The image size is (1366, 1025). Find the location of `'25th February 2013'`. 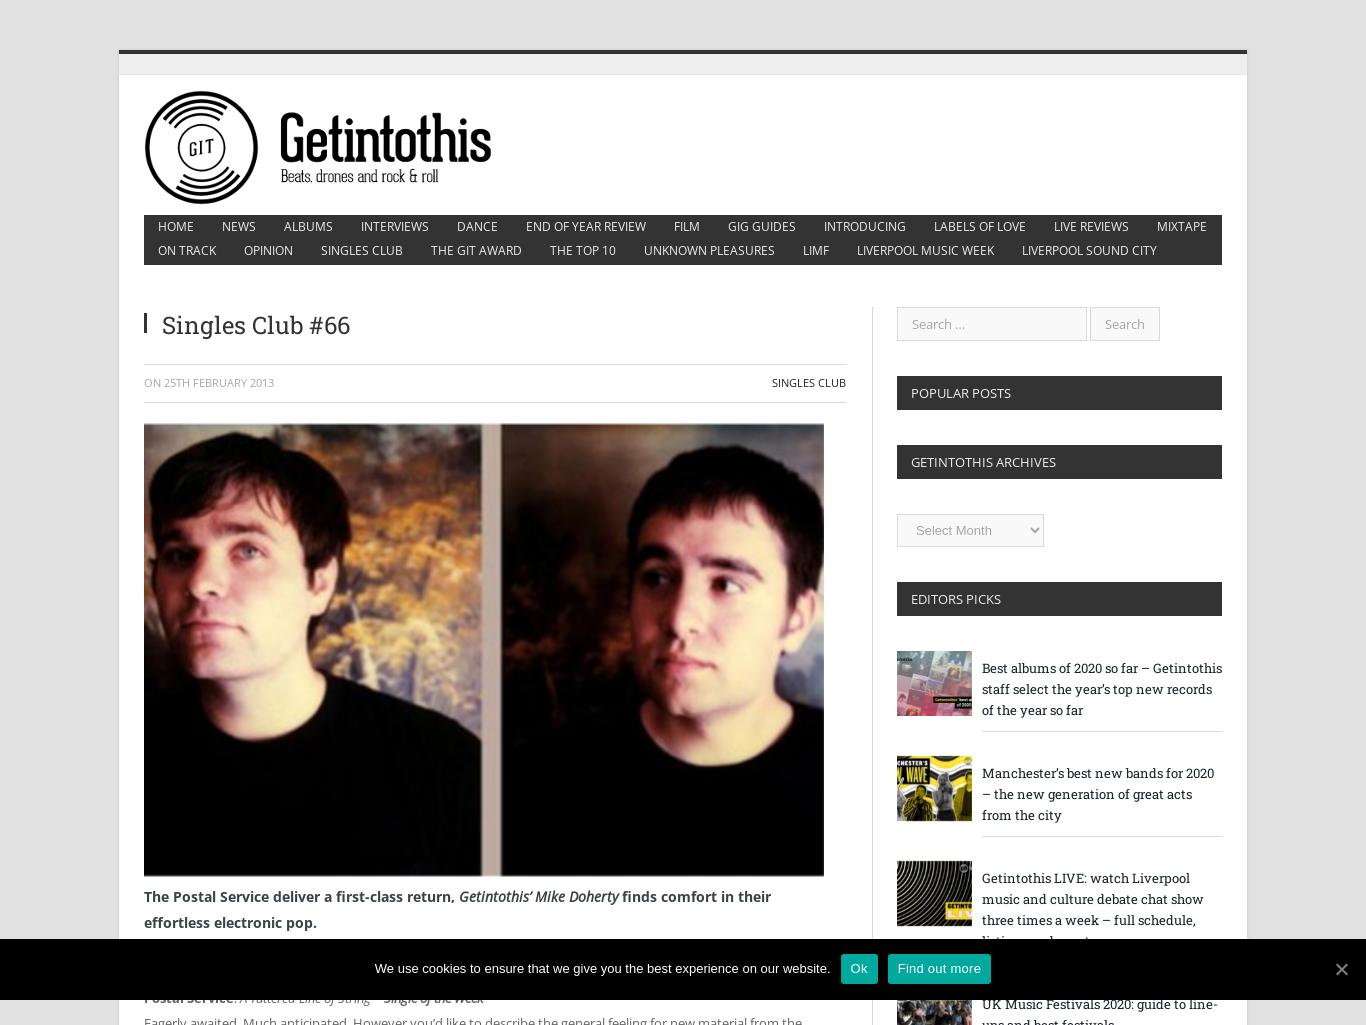

'25th February 2013' is located at coordinates (217, 382).